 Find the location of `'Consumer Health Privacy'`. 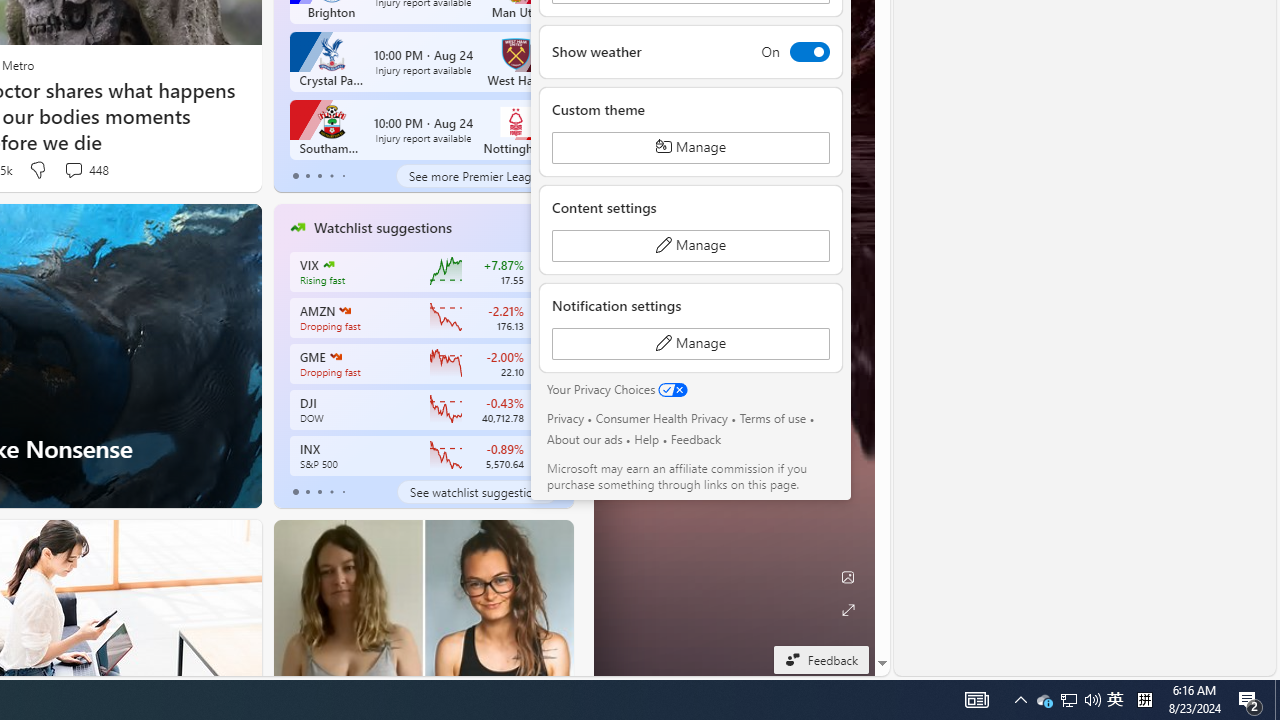

'Consumer Health Privacy' is located at coordinates (661, 416).